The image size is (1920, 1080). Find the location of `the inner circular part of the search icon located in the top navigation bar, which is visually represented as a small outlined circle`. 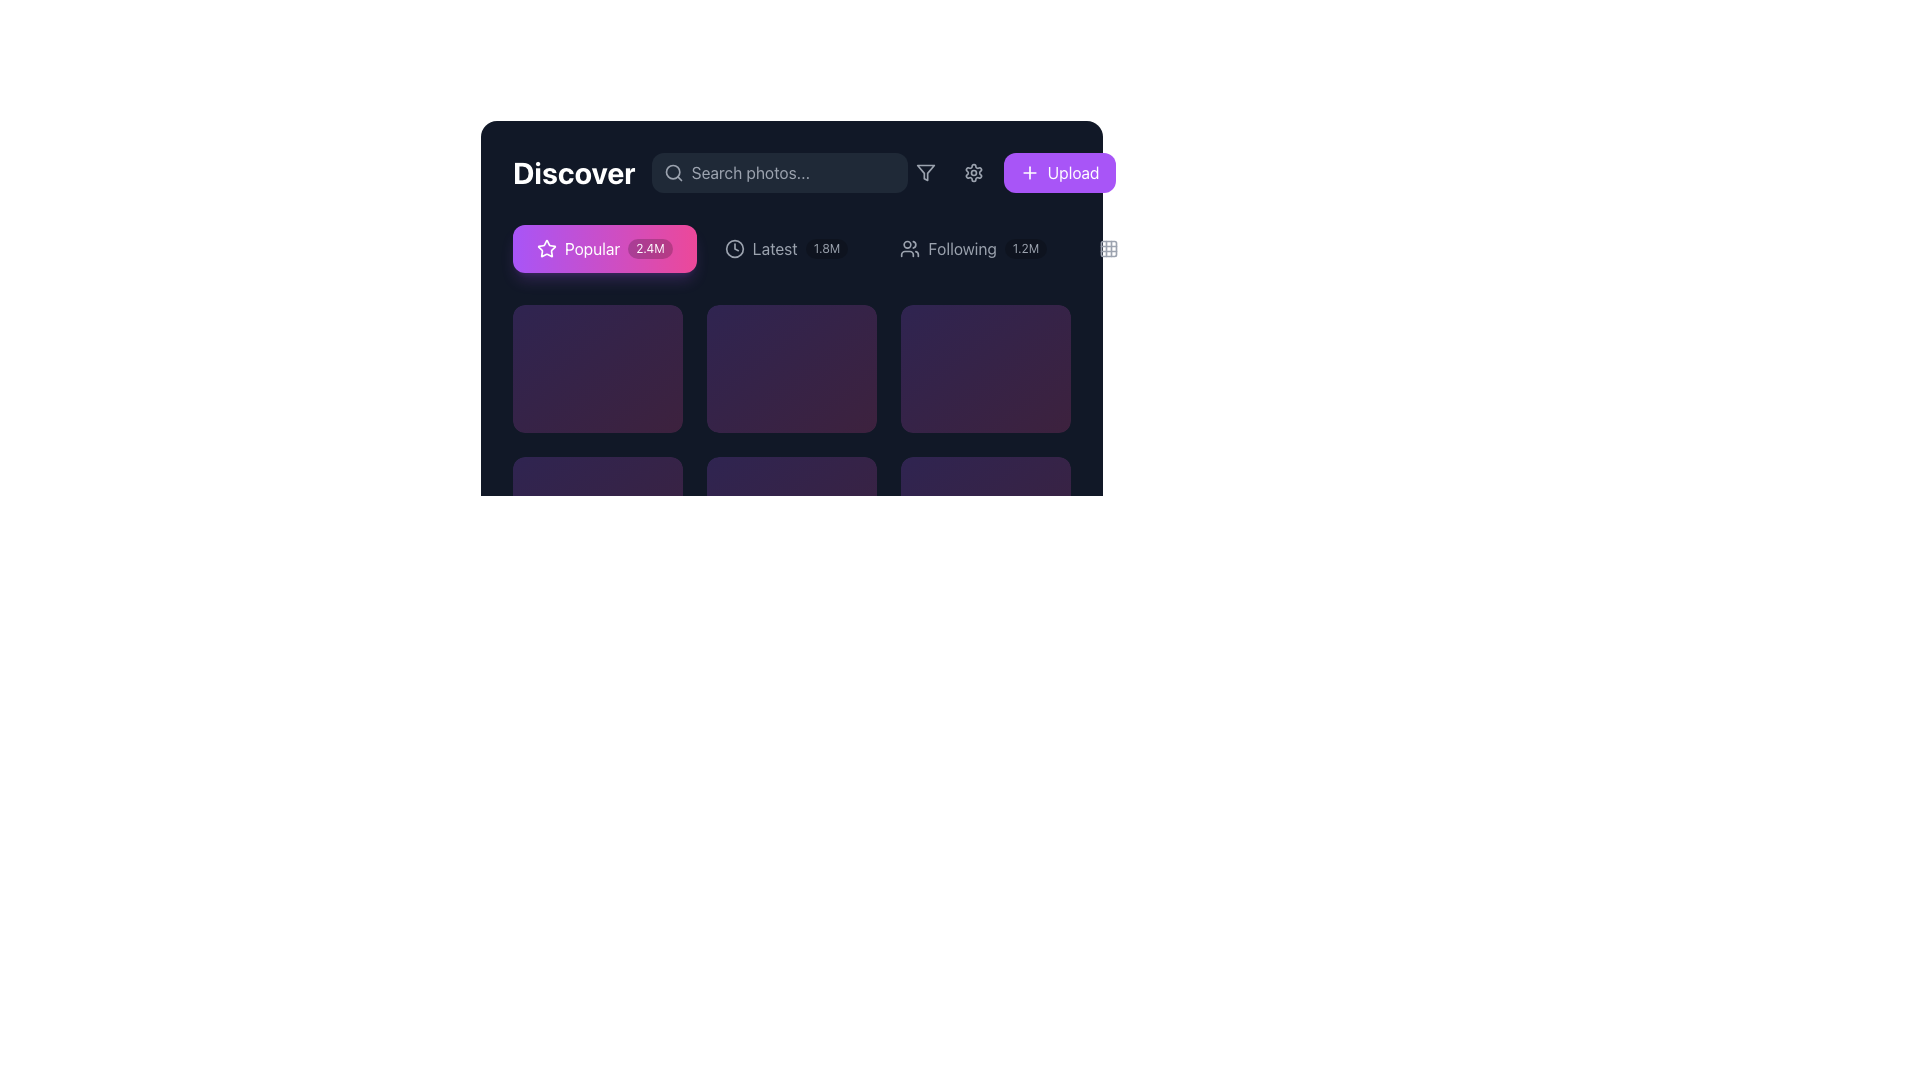

the inner circular part of the search icon located in the top navigation bar, which is visually represented as a small outlined circle is located at coordinates (672, 171).